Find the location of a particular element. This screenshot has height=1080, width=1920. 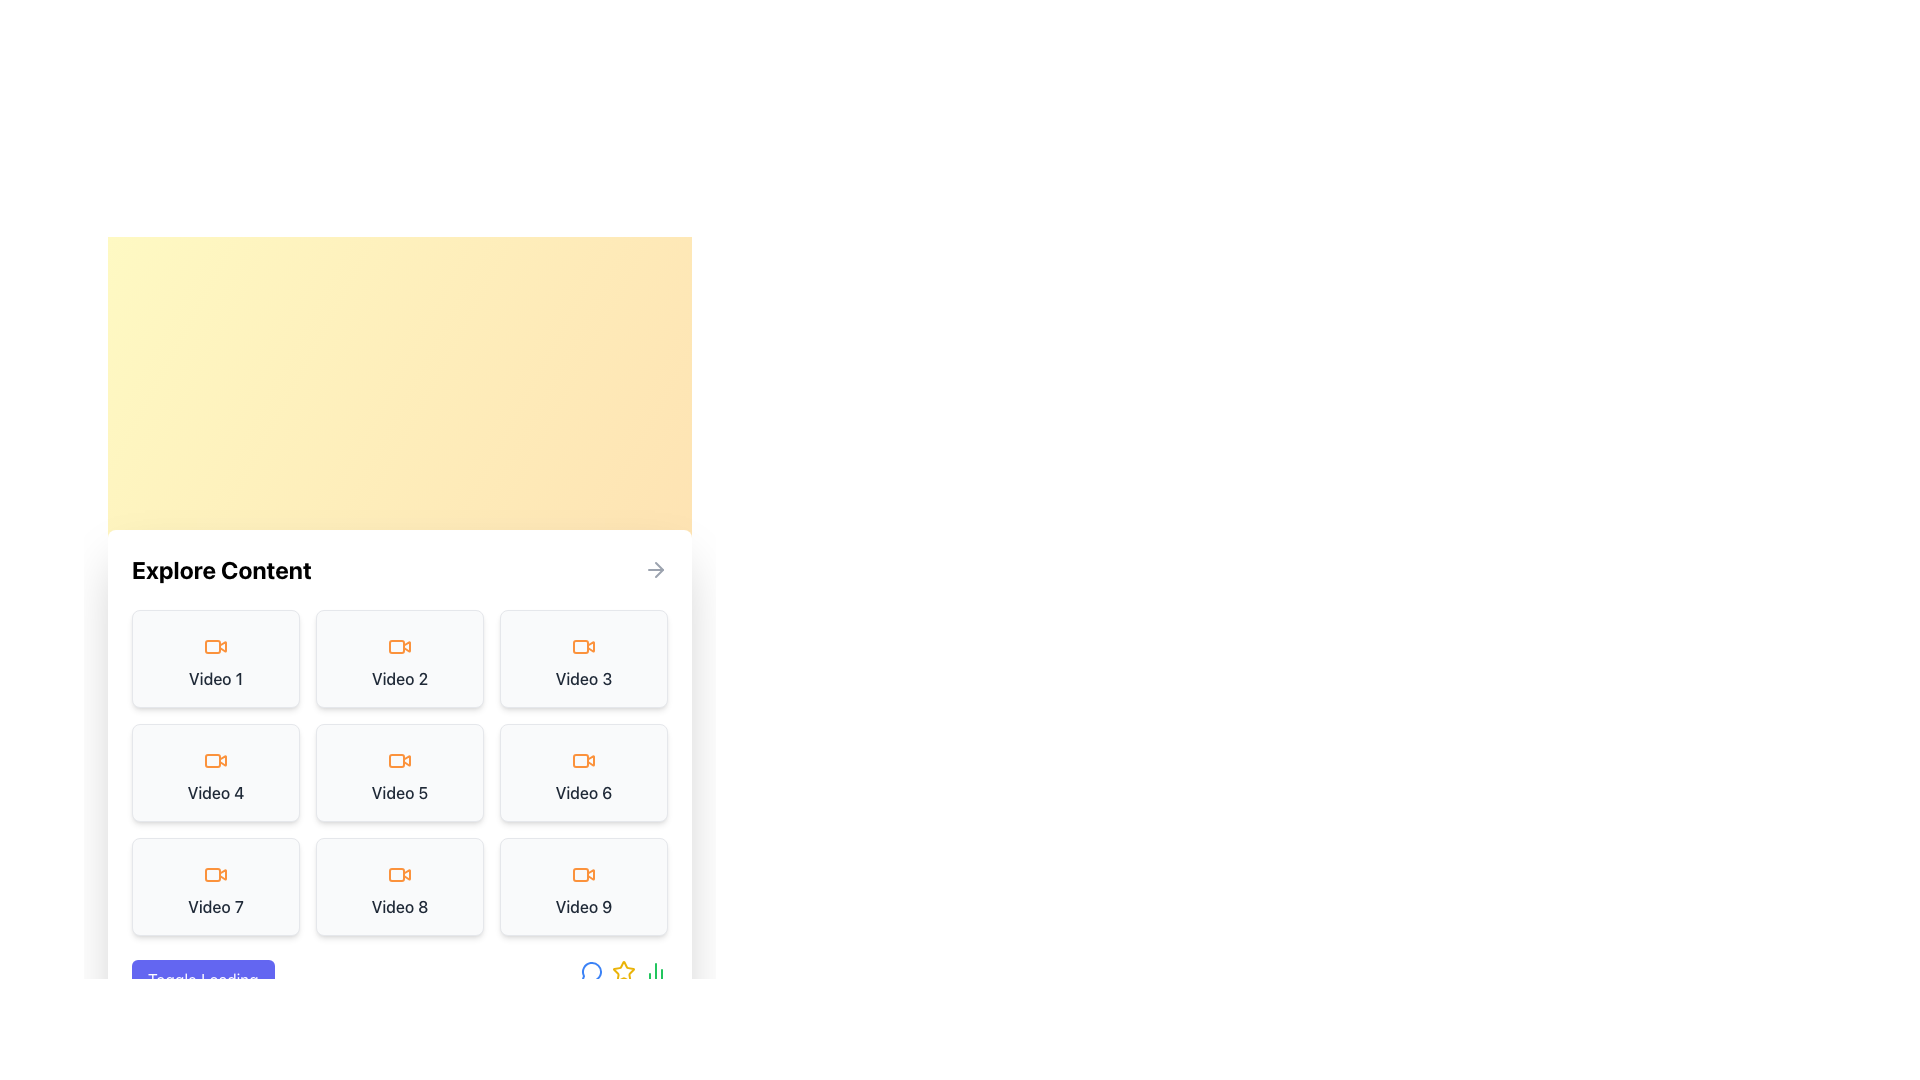

the text label for the video titled 'Video 1' located in the top-left card of the grid structure in the 'Explore Content' section is located at coordinates (216, 677).